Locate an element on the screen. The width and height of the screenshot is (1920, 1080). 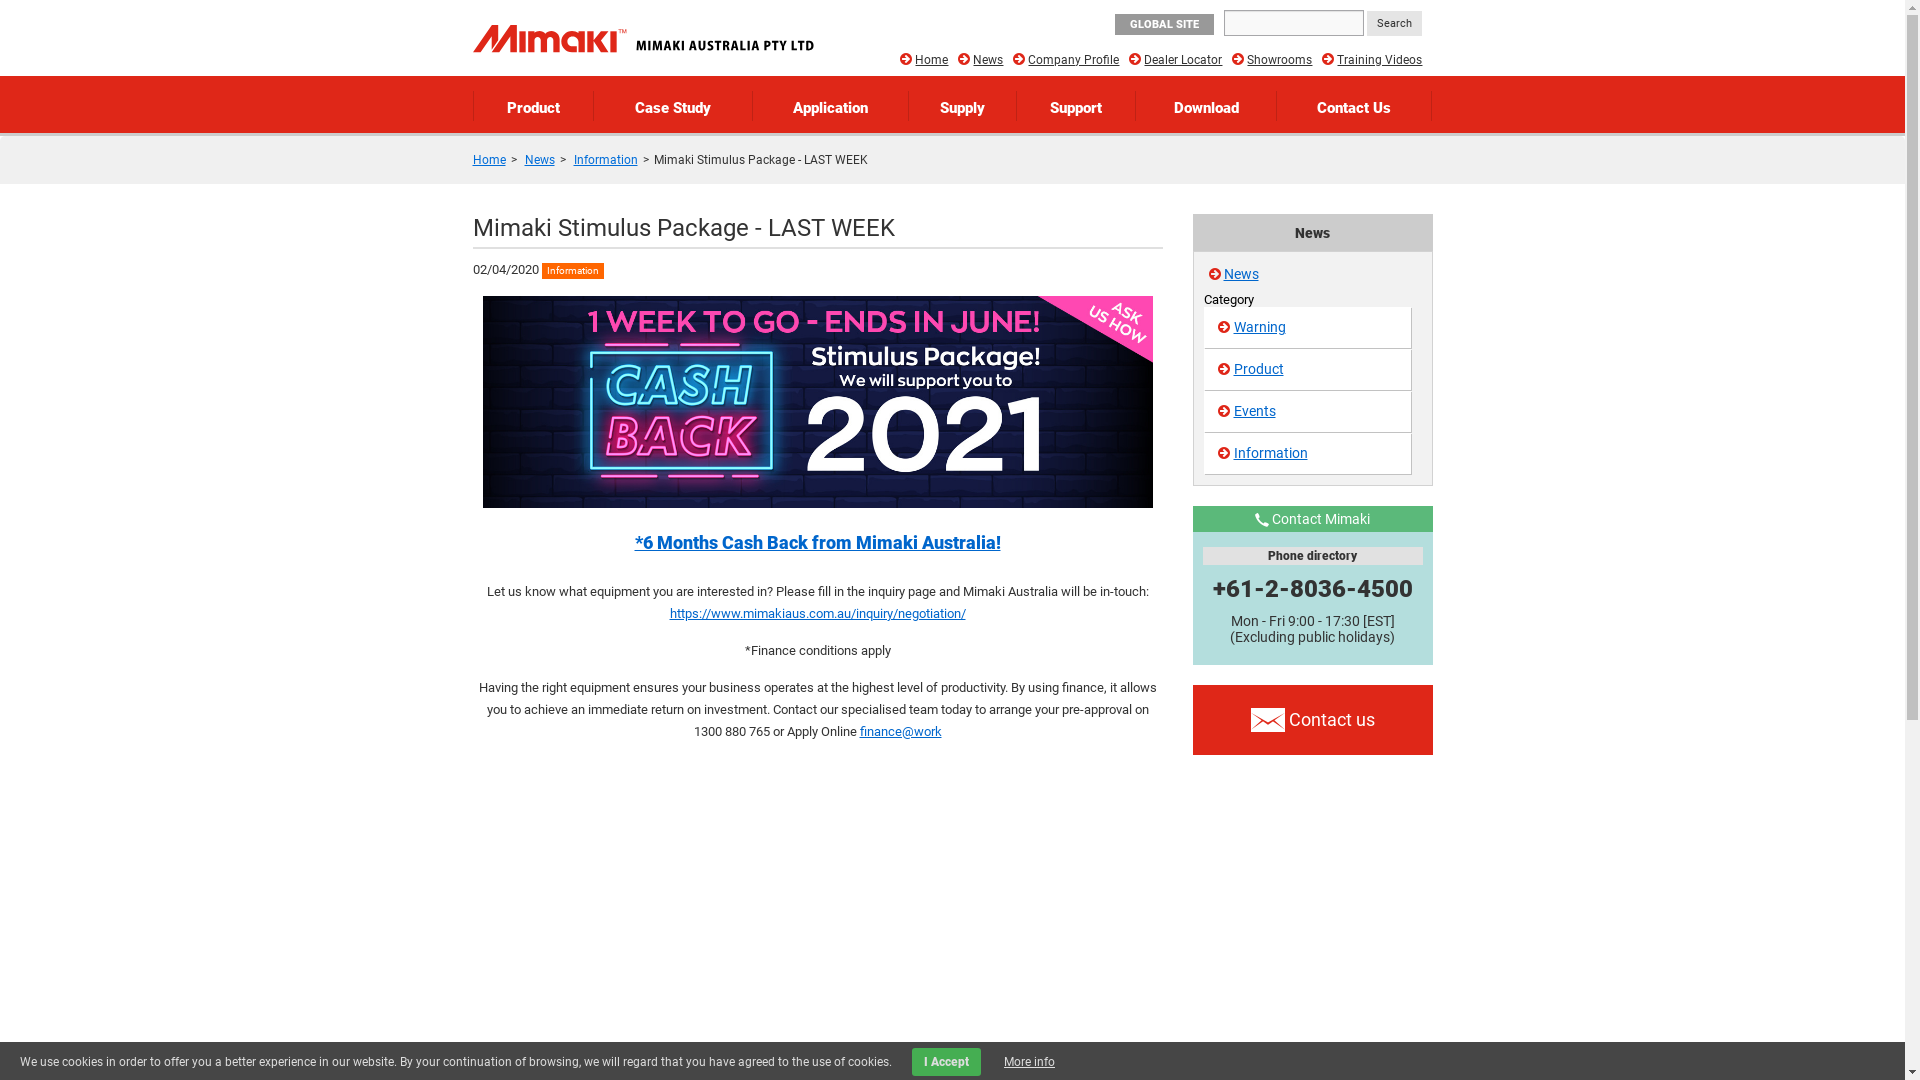
'Search' is located at coordinates (1366, 23).